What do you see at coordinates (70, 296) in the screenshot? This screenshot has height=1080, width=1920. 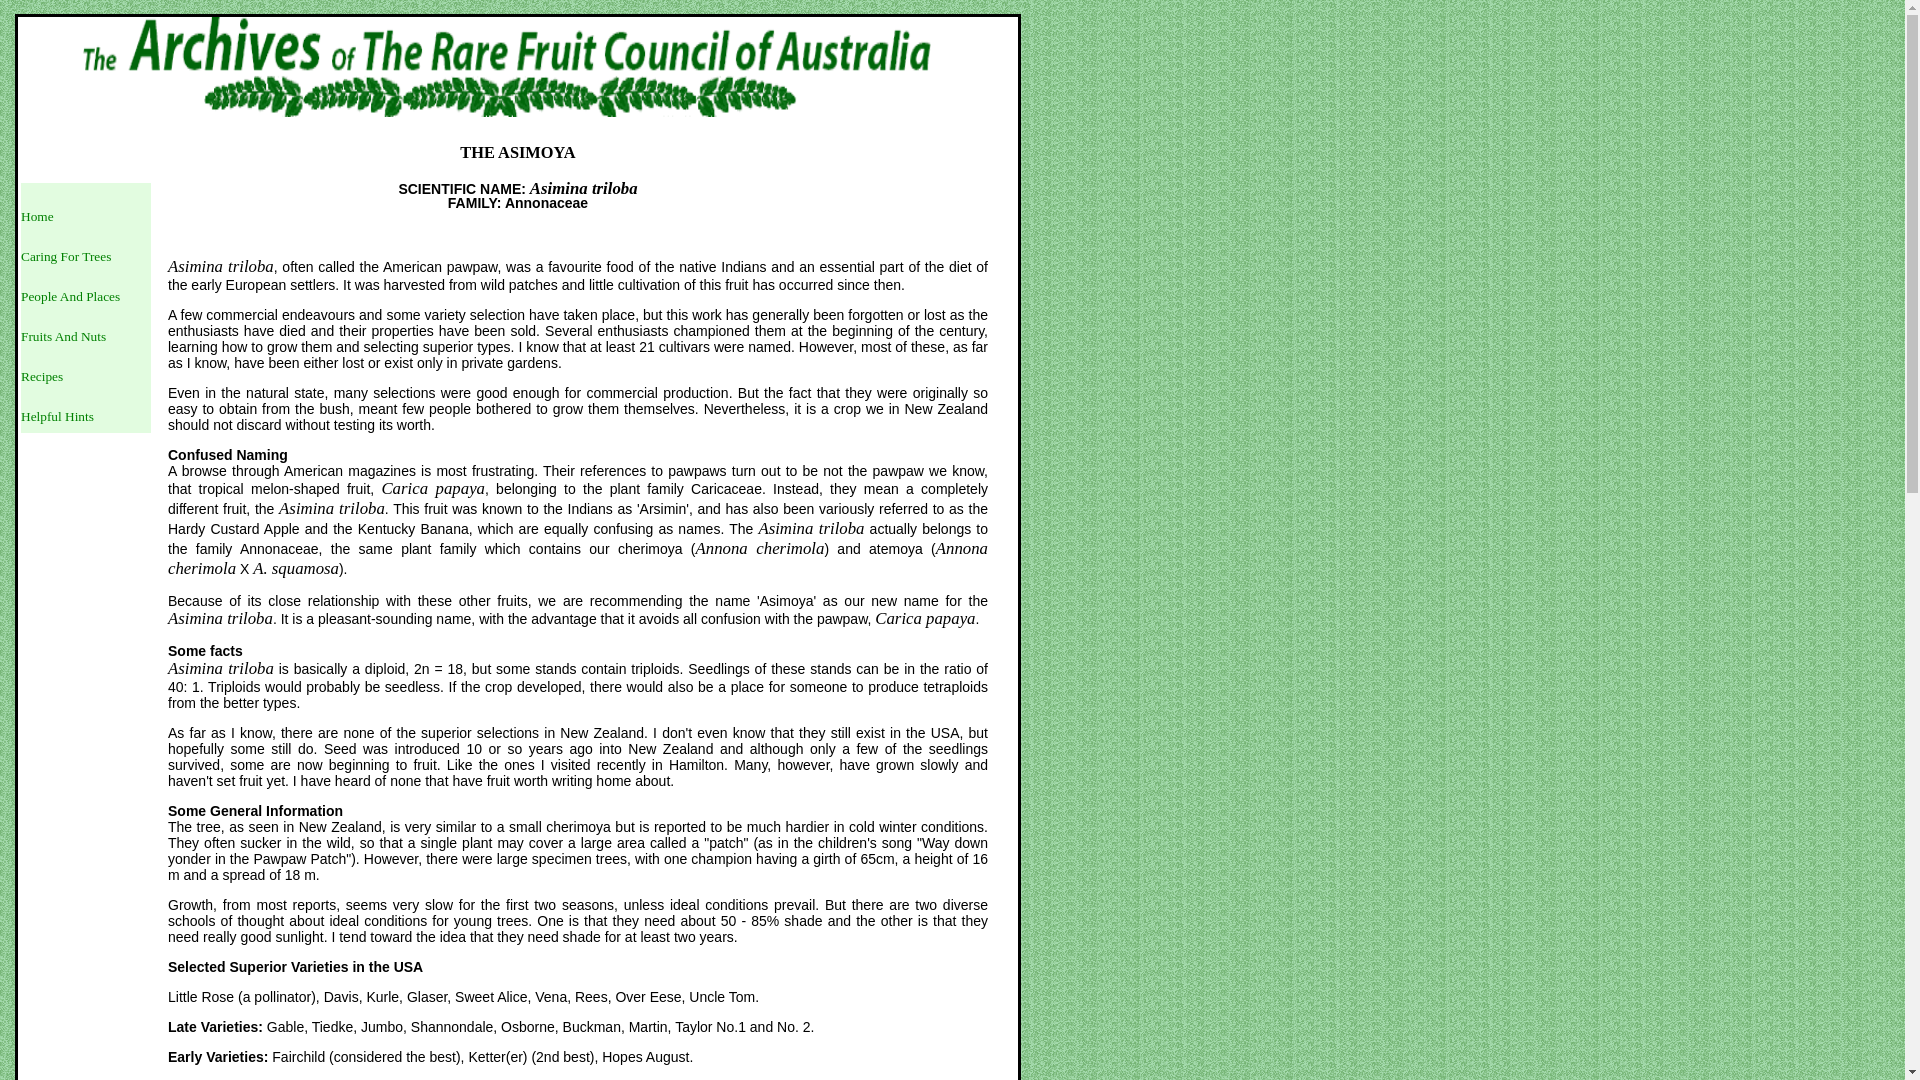 I see `'People And Places'` at bounding box center [70, 296].